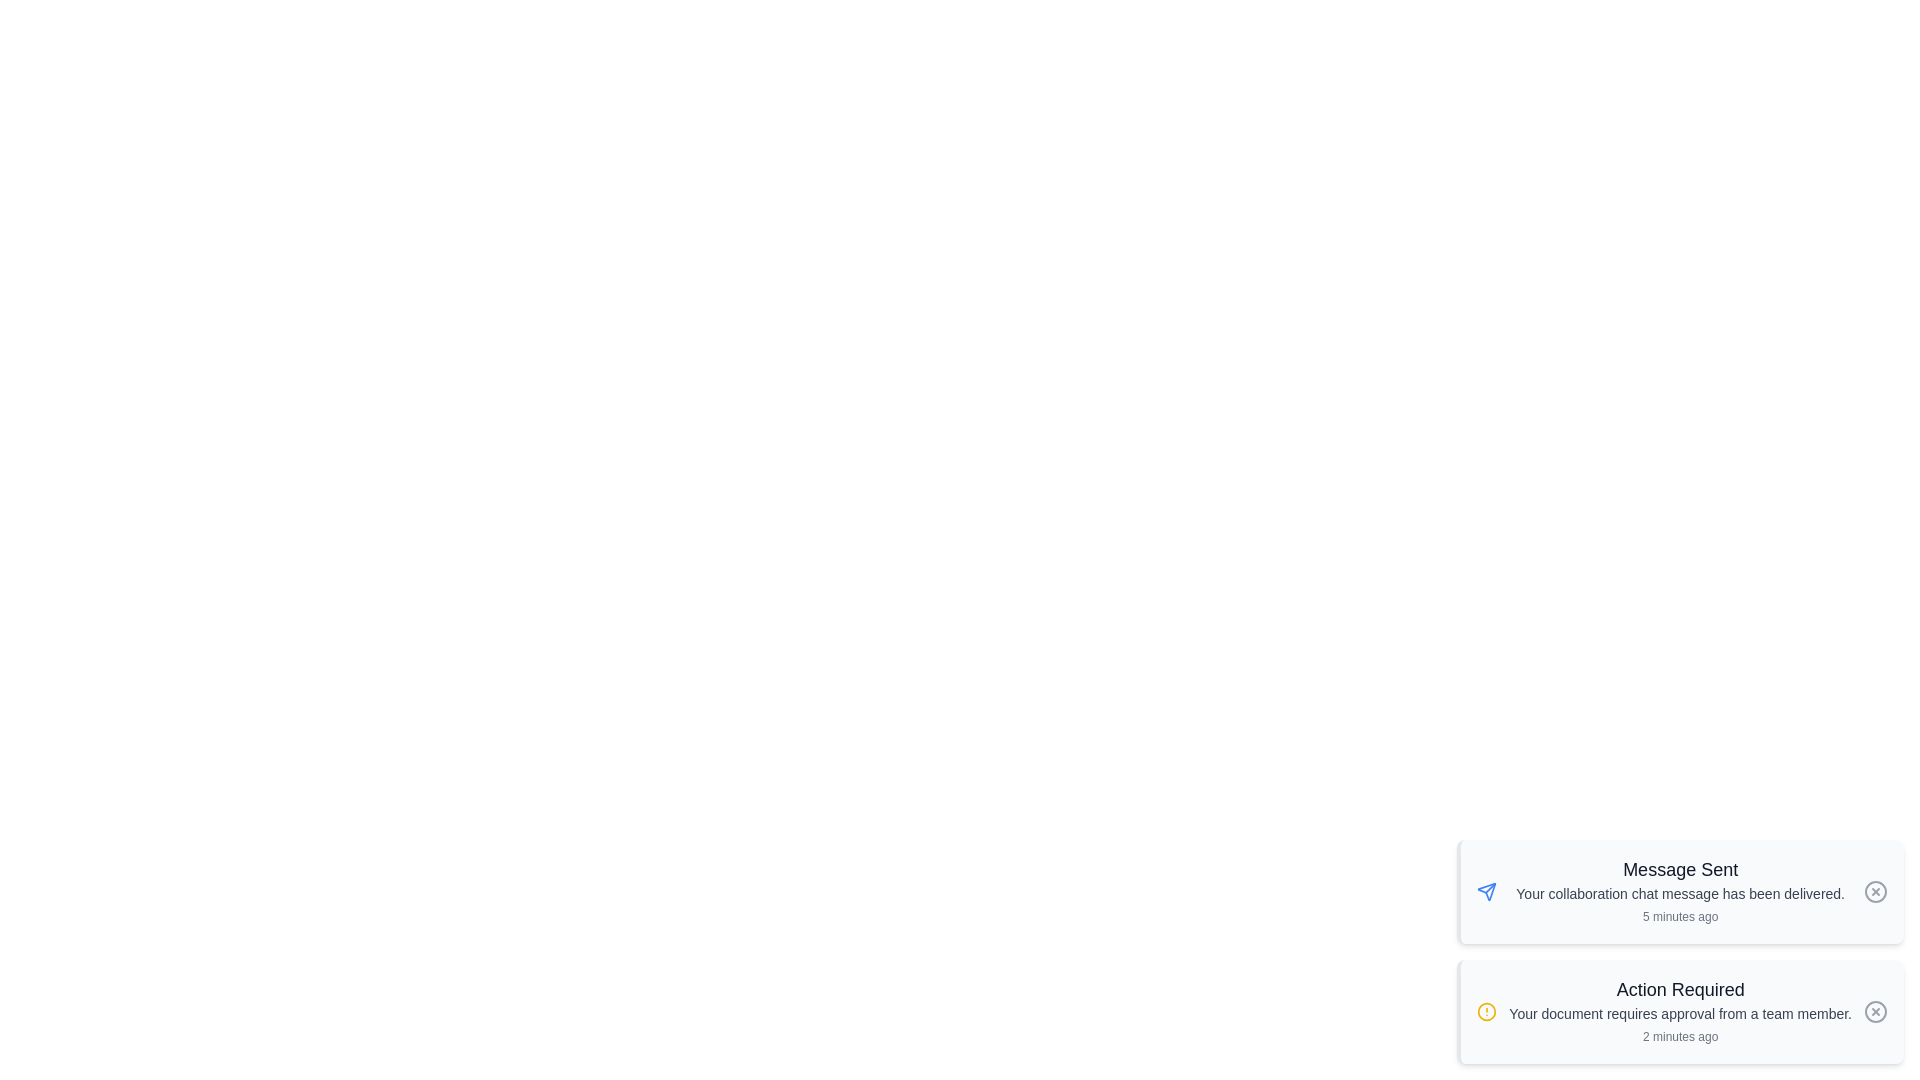  Describe the element at coordinates (1680, 917) in the screenshot. I see `the timestamp of the notification to examine its timing` at that location.